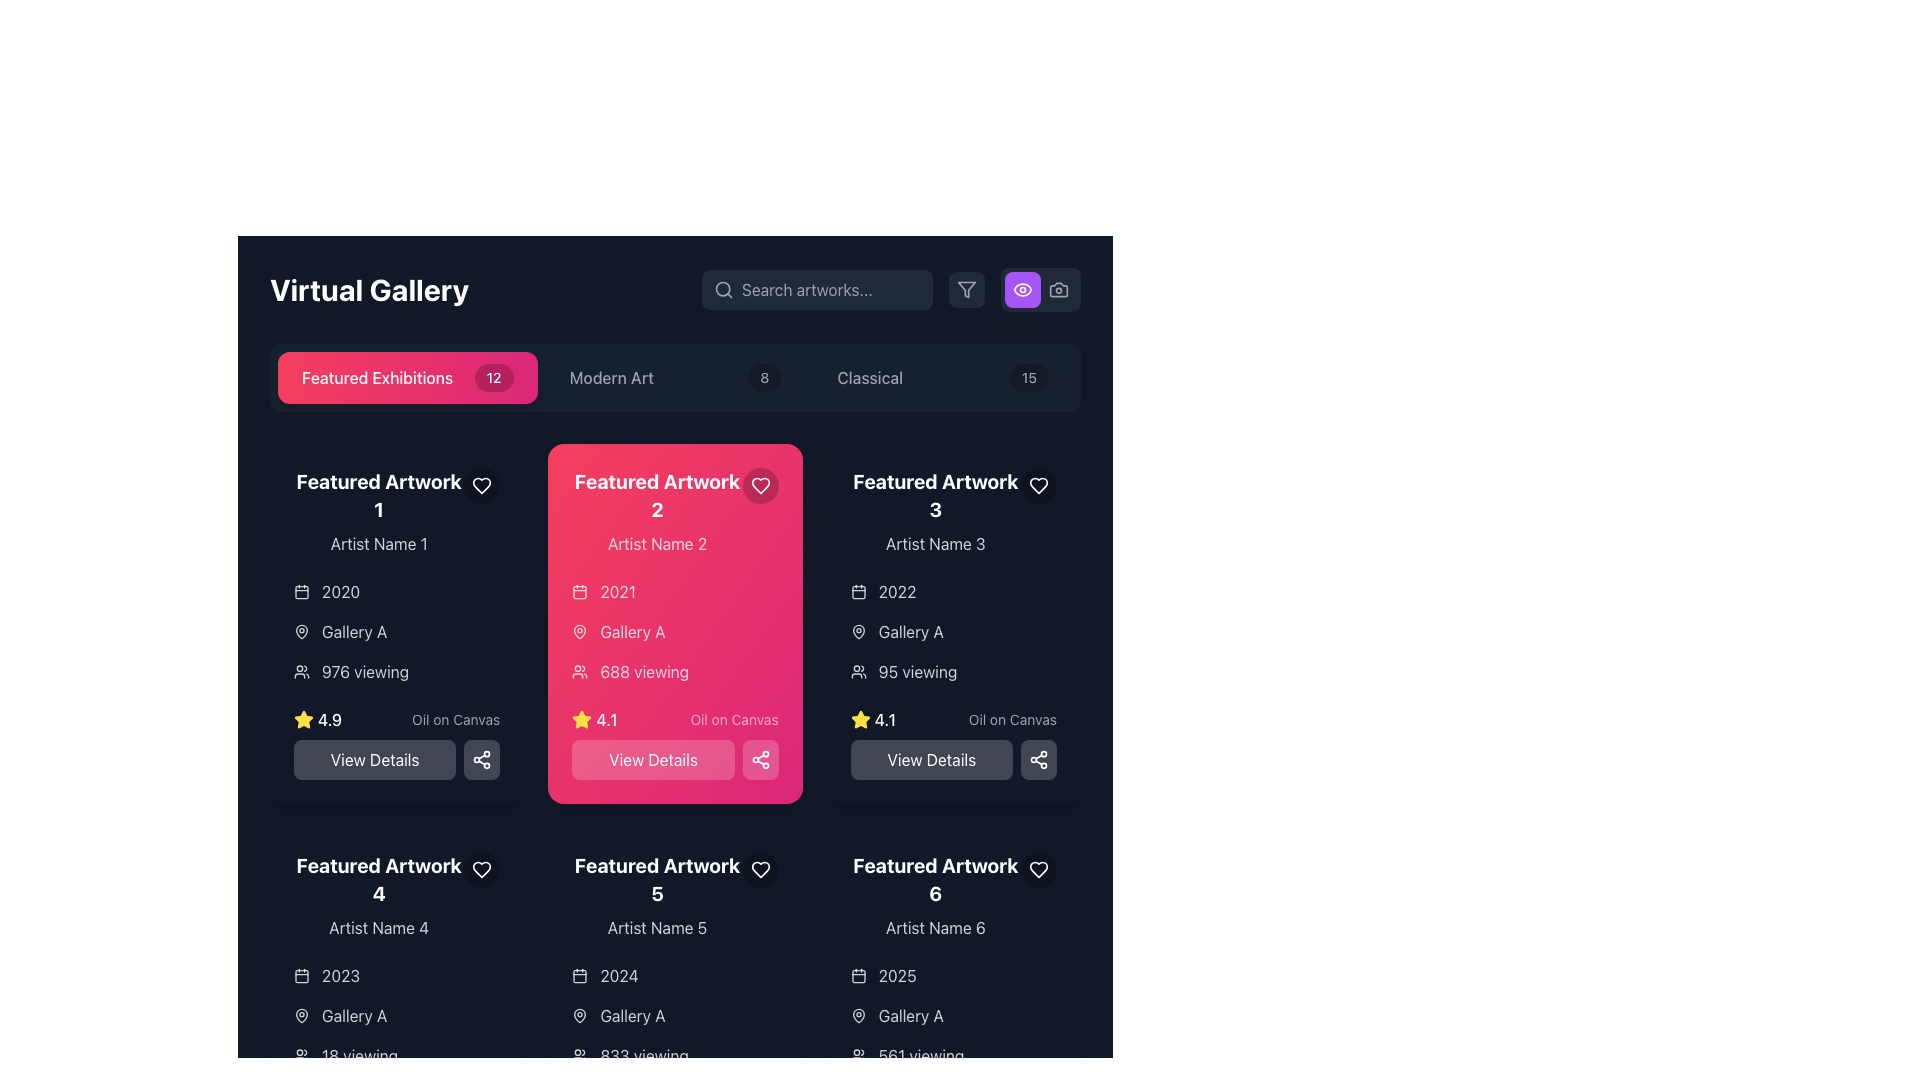 This screenshot has width=1920, height=1080. Describe the element at coordinates (759, 759) in the screenshot. I see `the small, square share button with a share icon located in the bottom-right corner of the 'Featured Artwork 2' section` at that location.